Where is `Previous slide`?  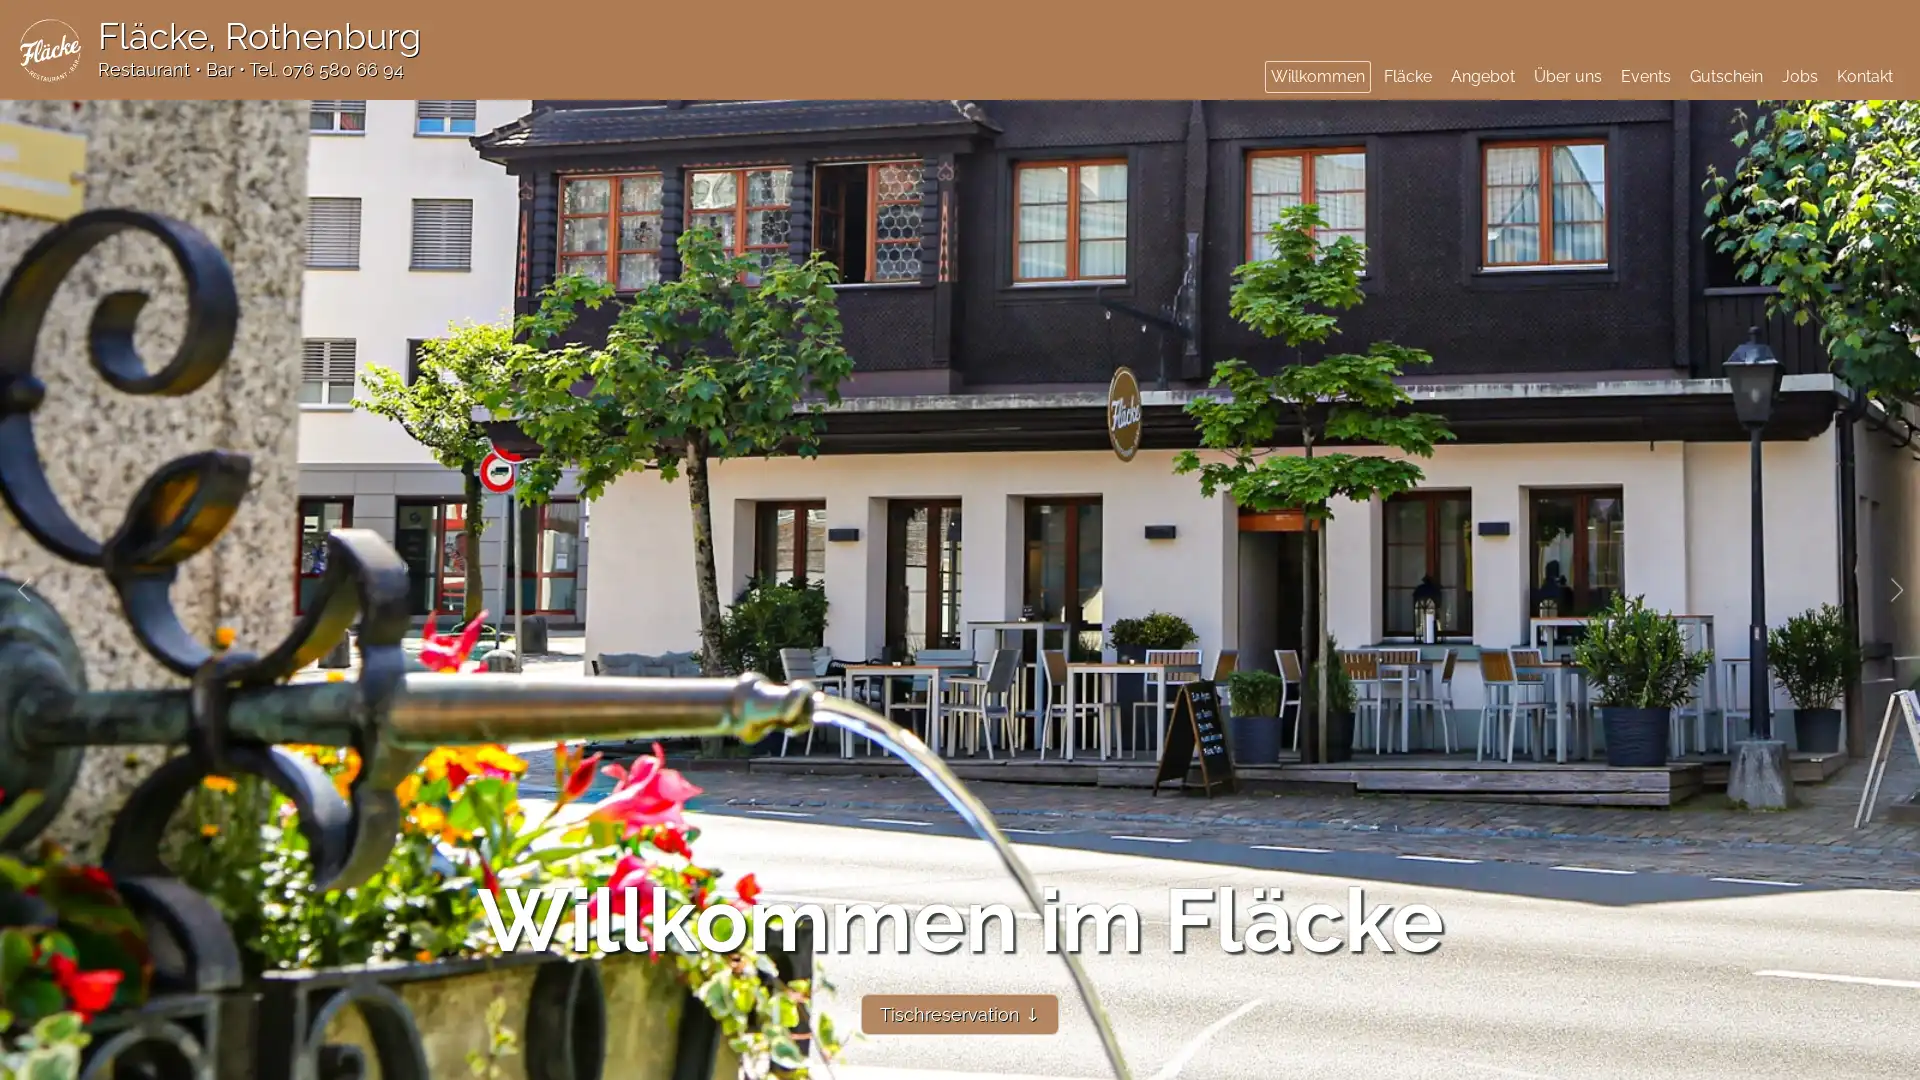
Previous slide is located at coordinates (23, 589).